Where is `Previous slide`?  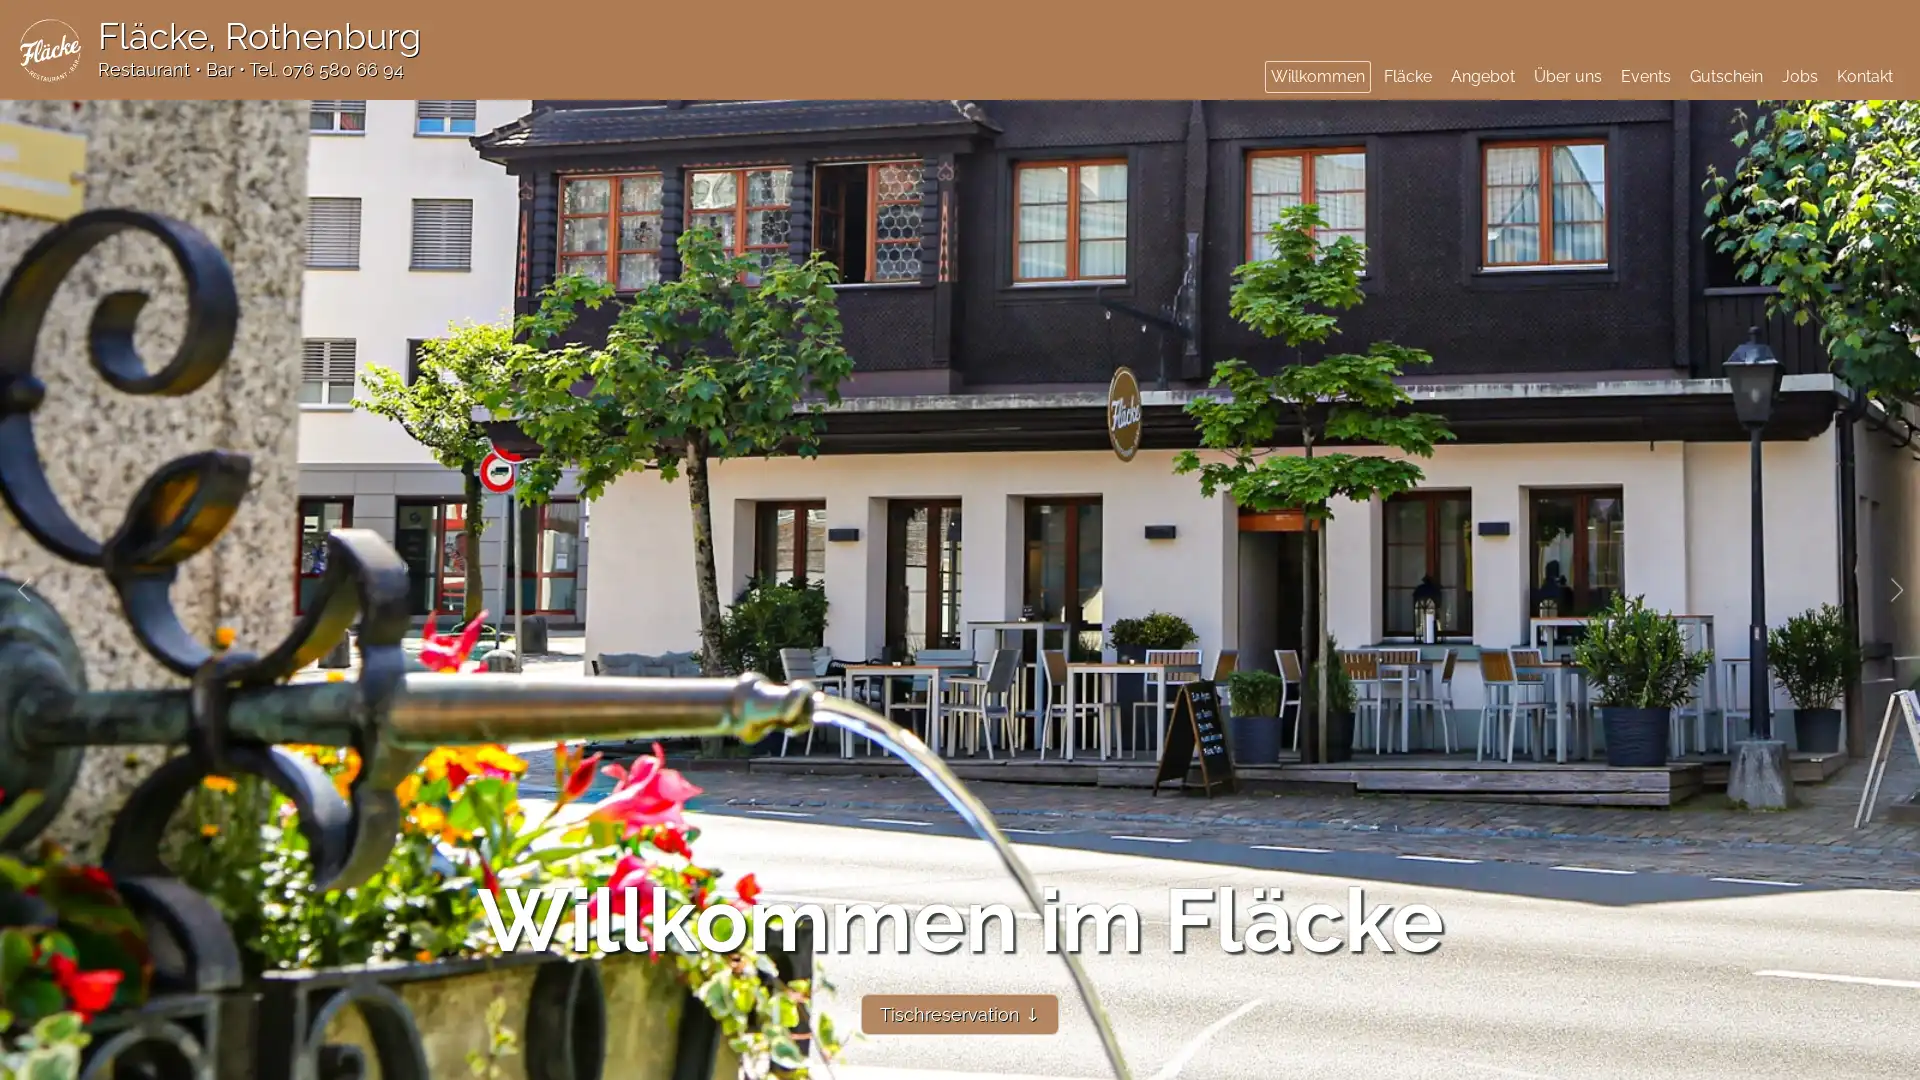
Previous slide is located at coordinates (23, 589).